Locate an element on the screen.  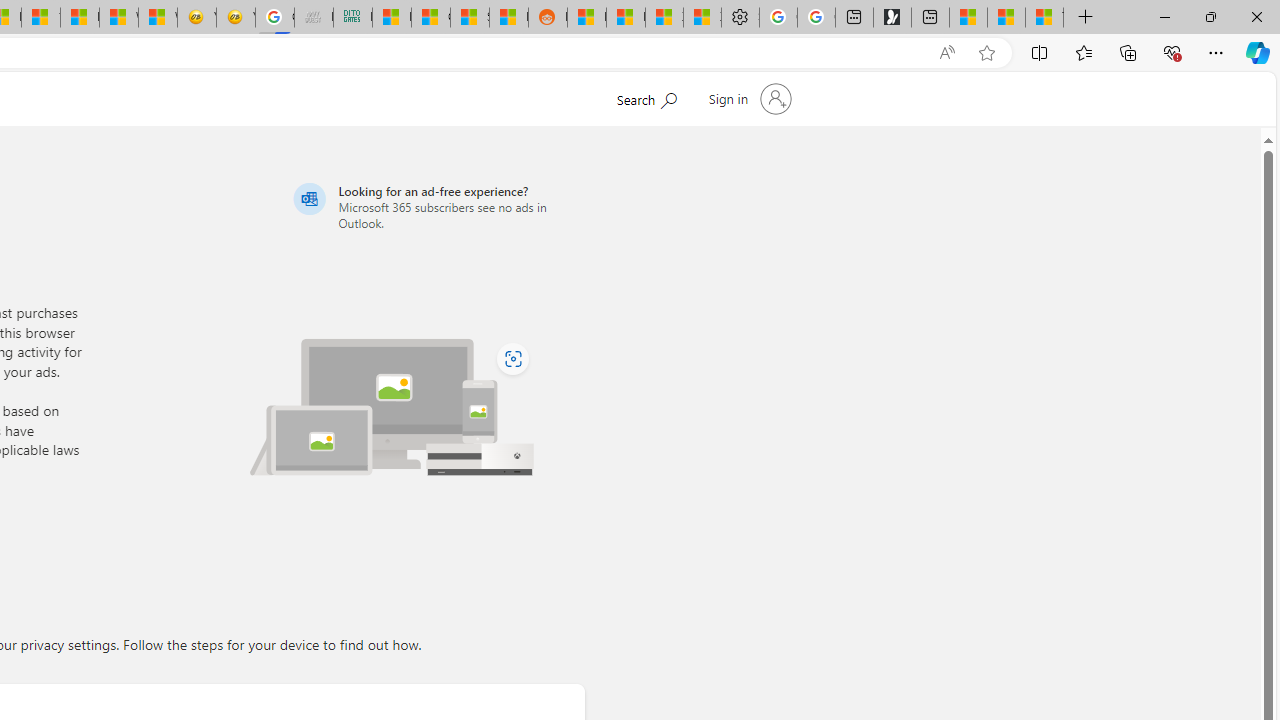
'R******* | Trusted Community Engagement and Contributions' is located at coordinates (585, 17).